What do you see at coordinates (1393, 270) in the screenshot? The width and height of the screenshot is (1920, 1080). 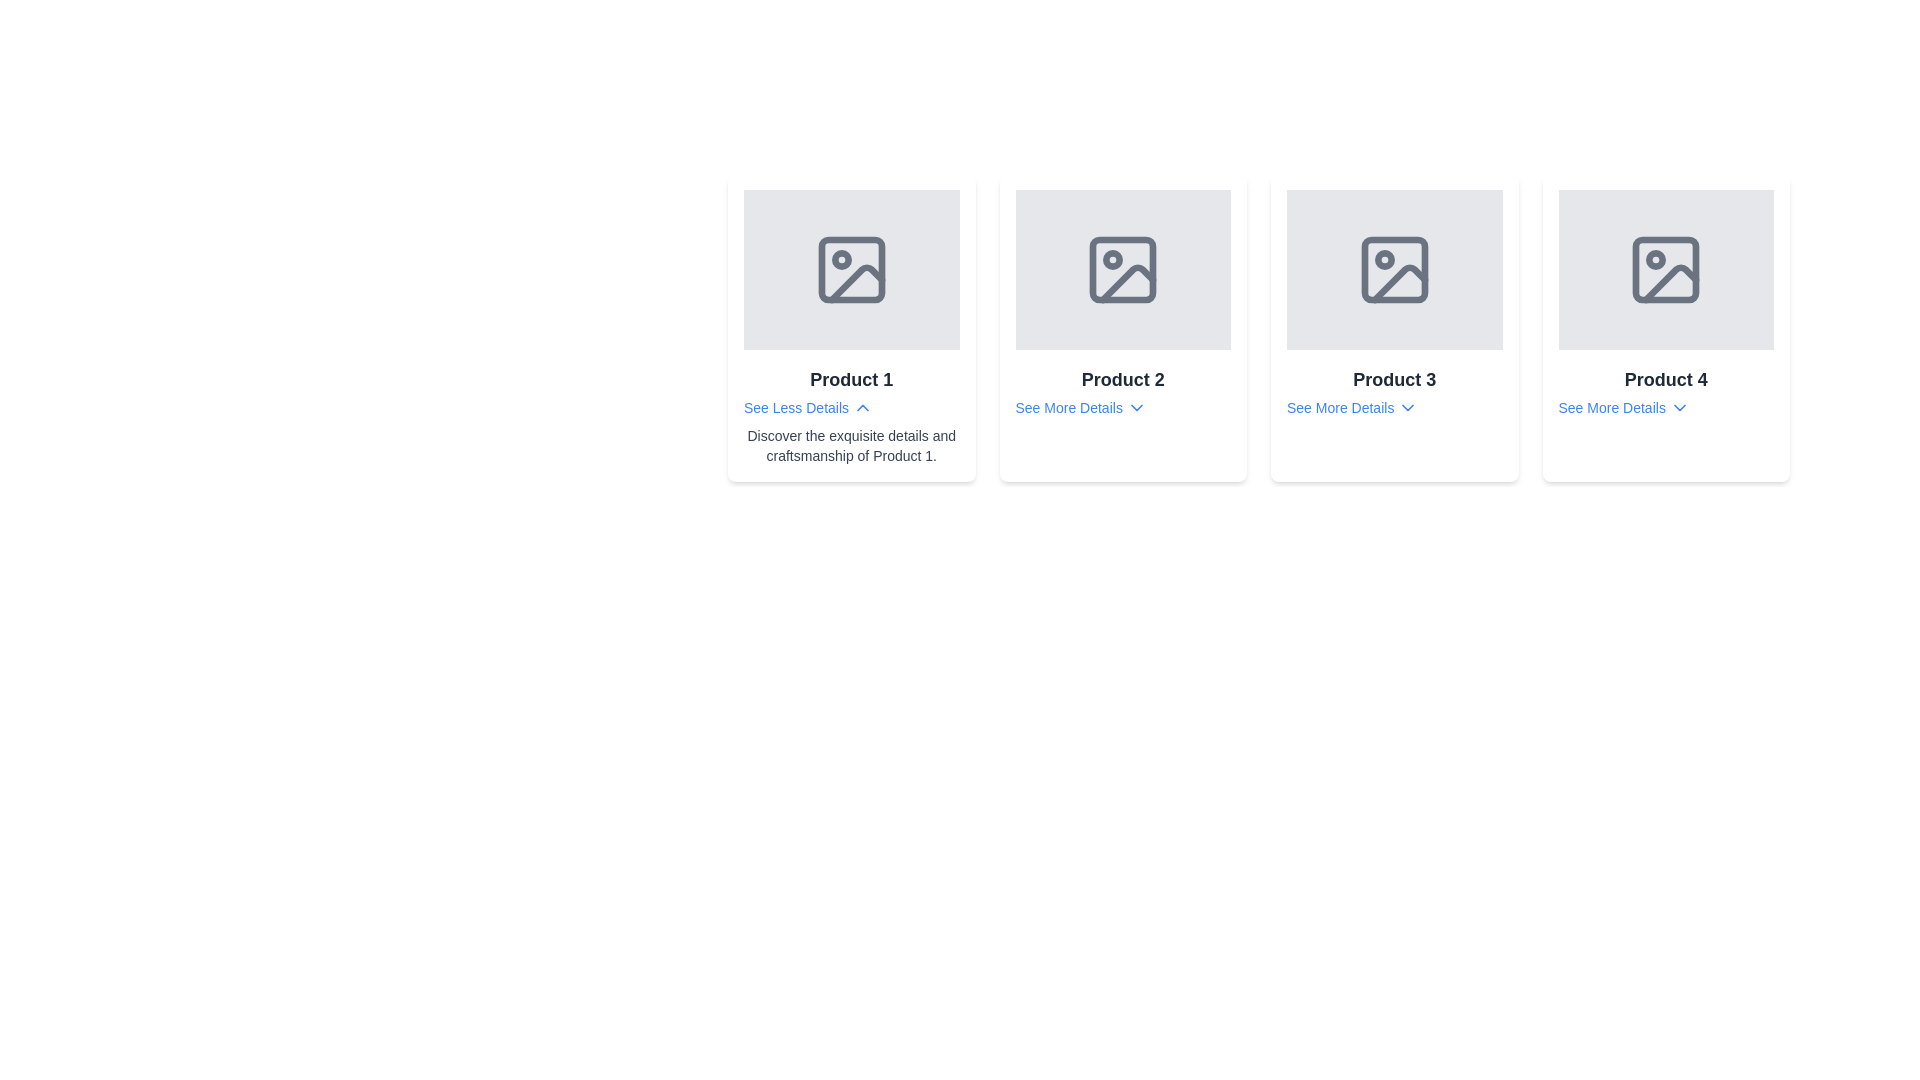 I see `the decorative rectangle with rounded corners that serves as a background element within the 'Product 3' icon representation` at bounding box center [1393, 270].